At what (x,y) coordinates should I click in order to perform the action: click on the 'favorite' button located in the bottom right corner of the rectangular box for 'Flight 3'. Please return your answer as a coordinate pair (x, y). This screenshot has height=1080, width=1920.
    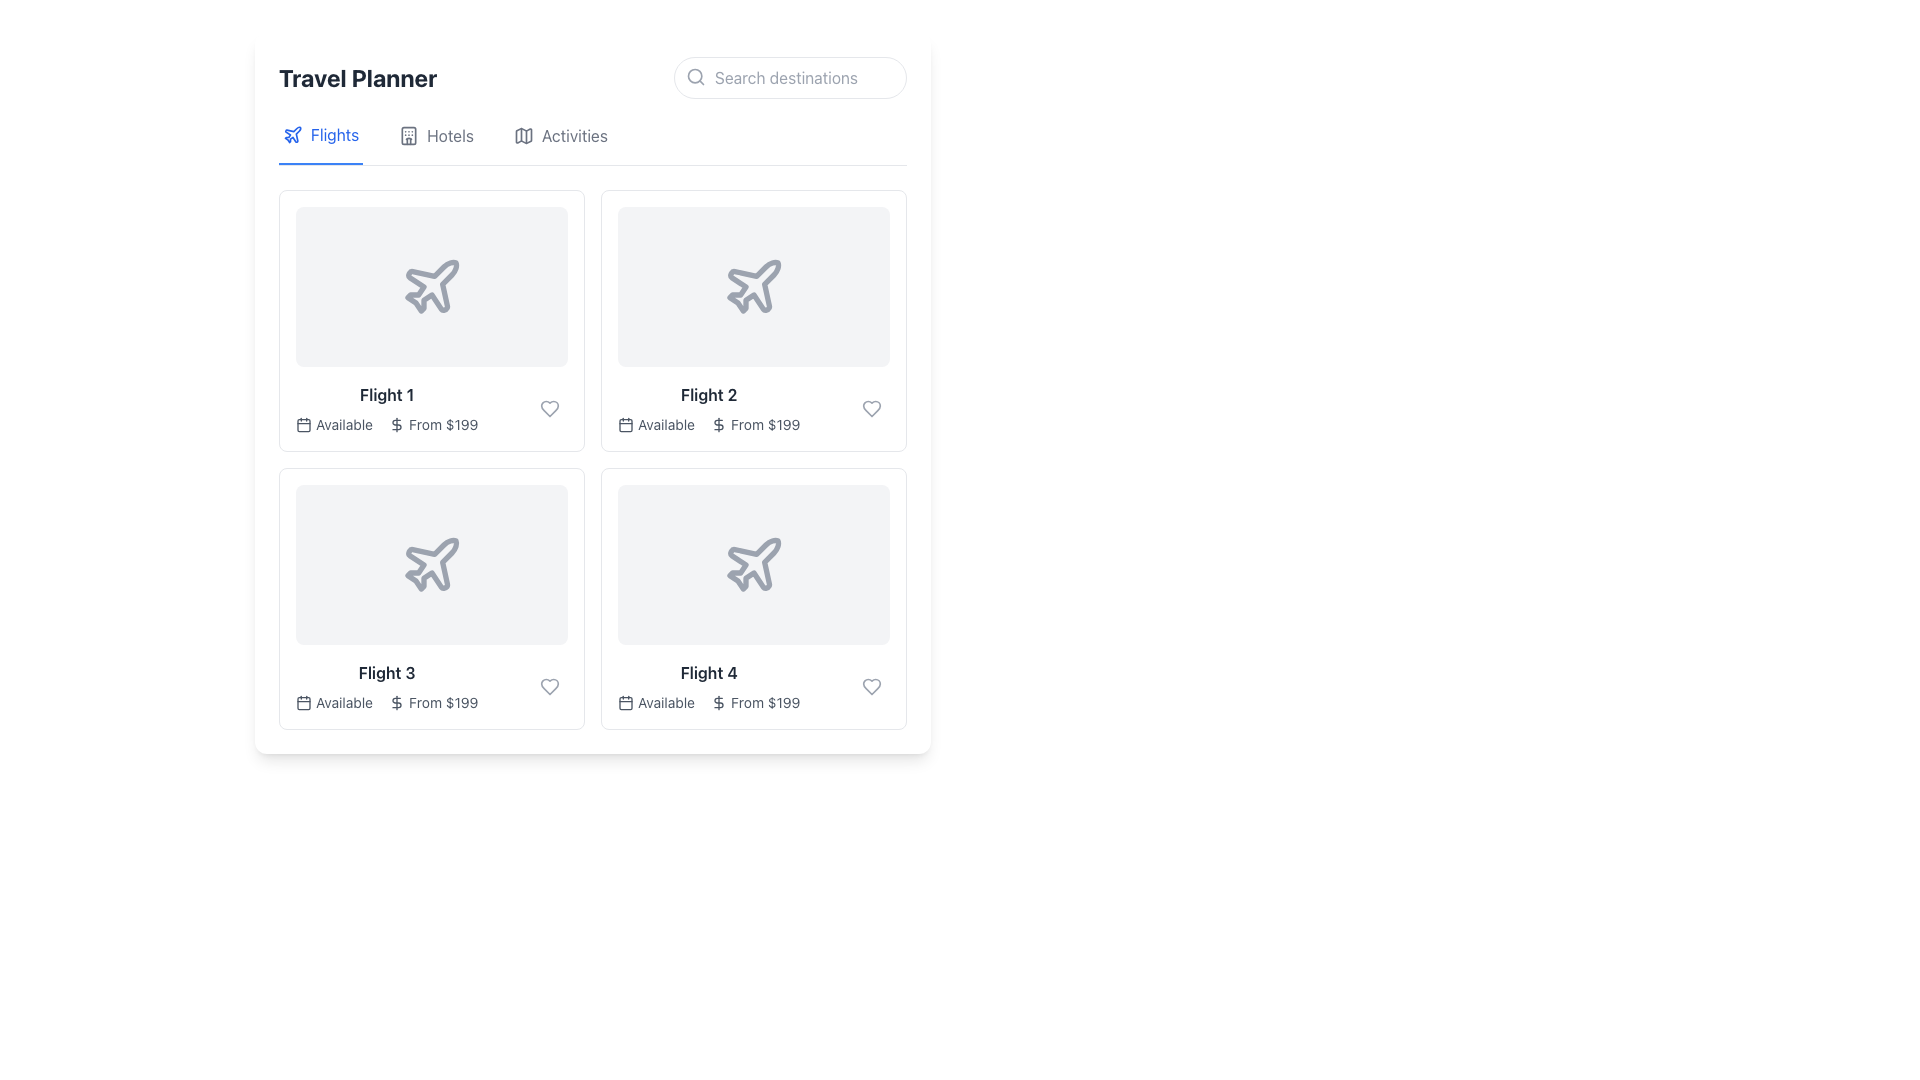
    Looking at the image, I should click on (550, 685).